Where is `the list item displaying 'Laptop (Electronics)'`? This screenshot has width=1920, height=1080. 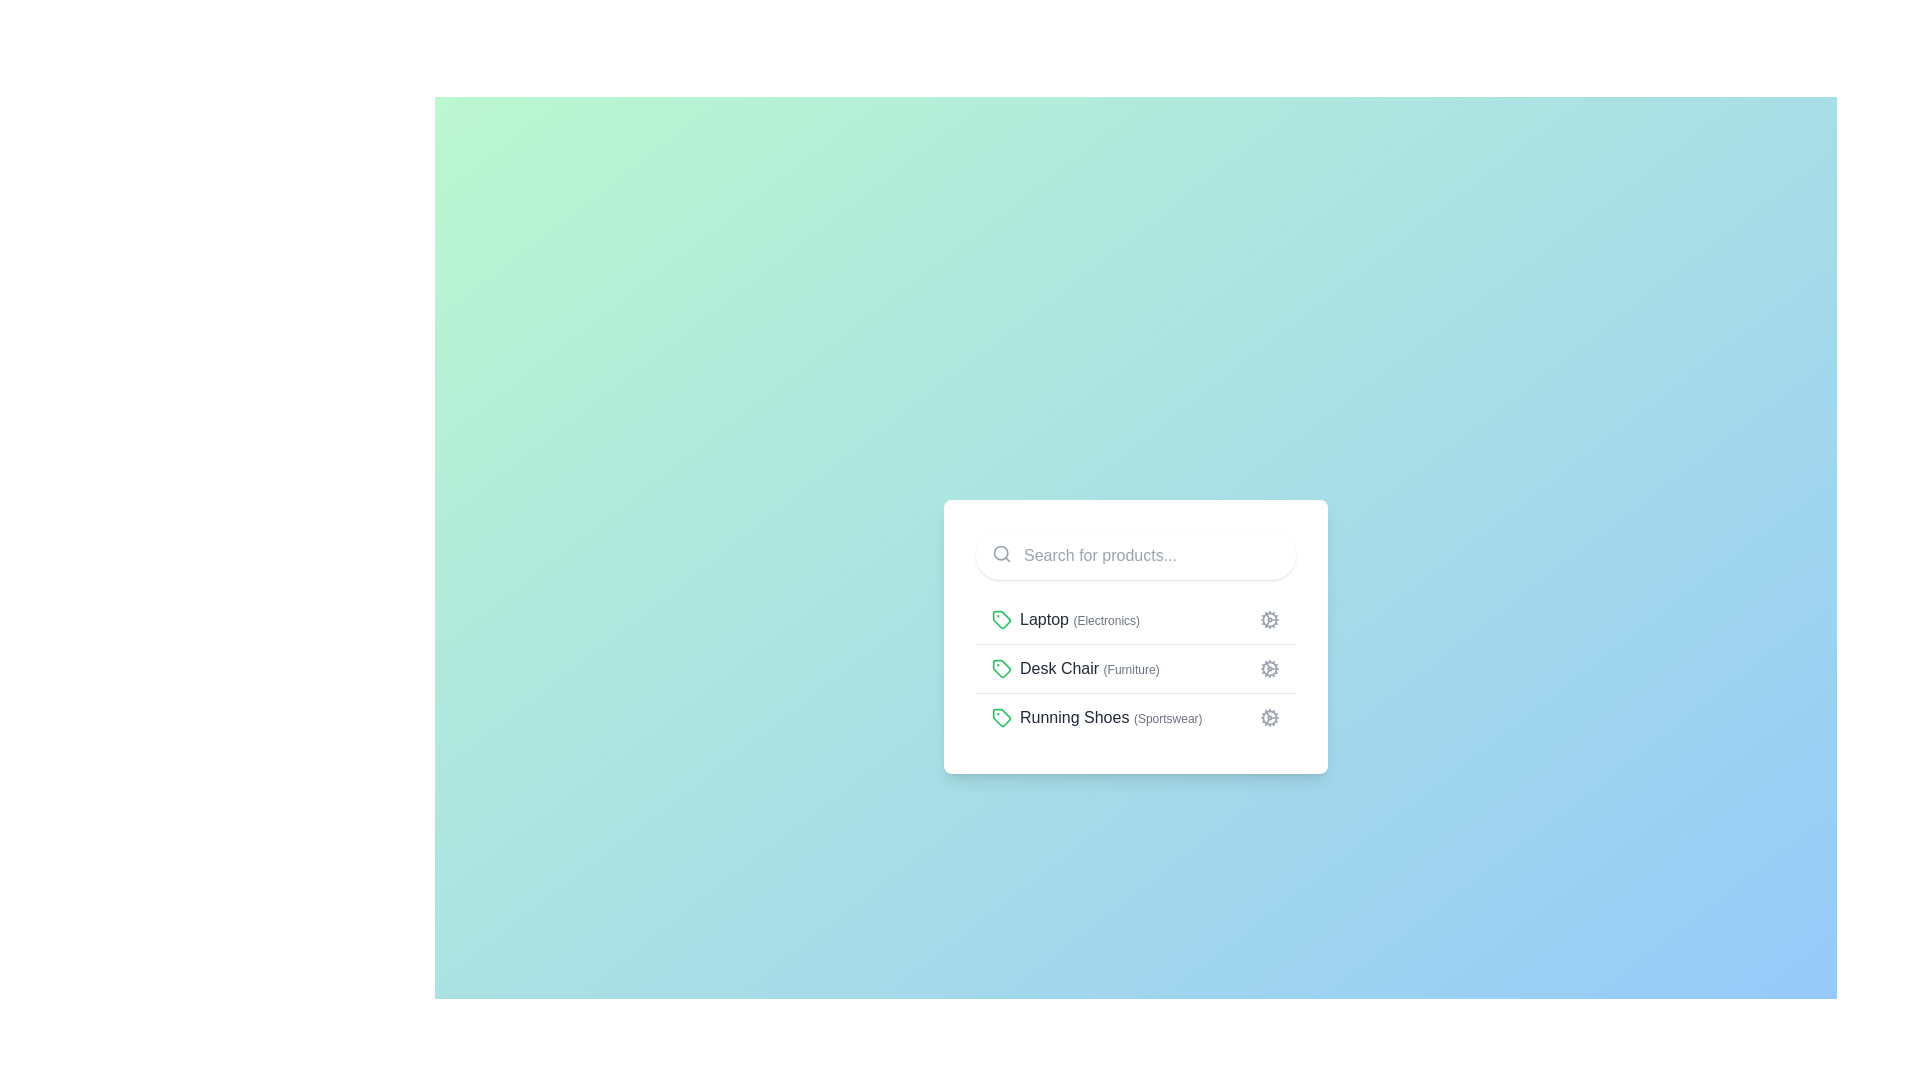
the list item displaying 'Laptop (Electronics)' is located at coordinates (1064, 619).